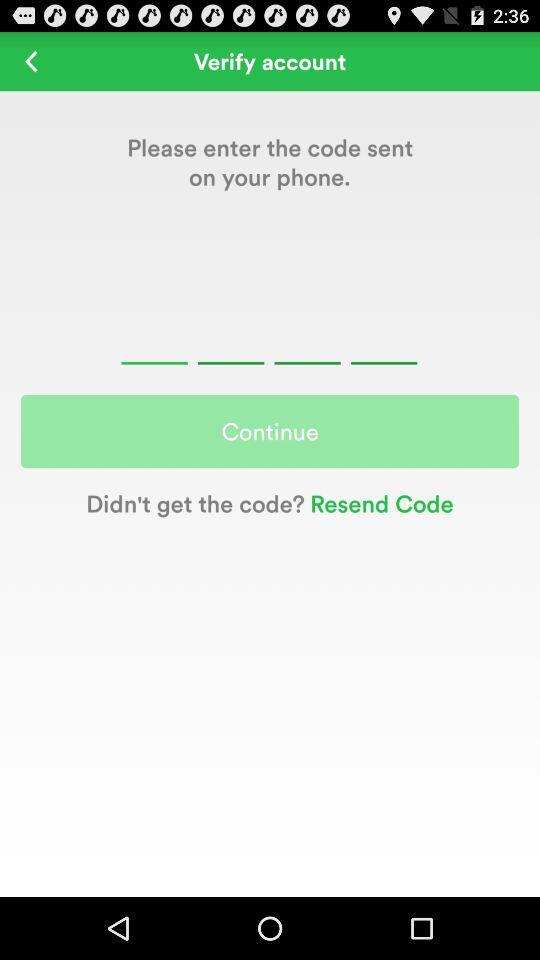  I want to click on the arrow_backward icon, so click(30, 65).